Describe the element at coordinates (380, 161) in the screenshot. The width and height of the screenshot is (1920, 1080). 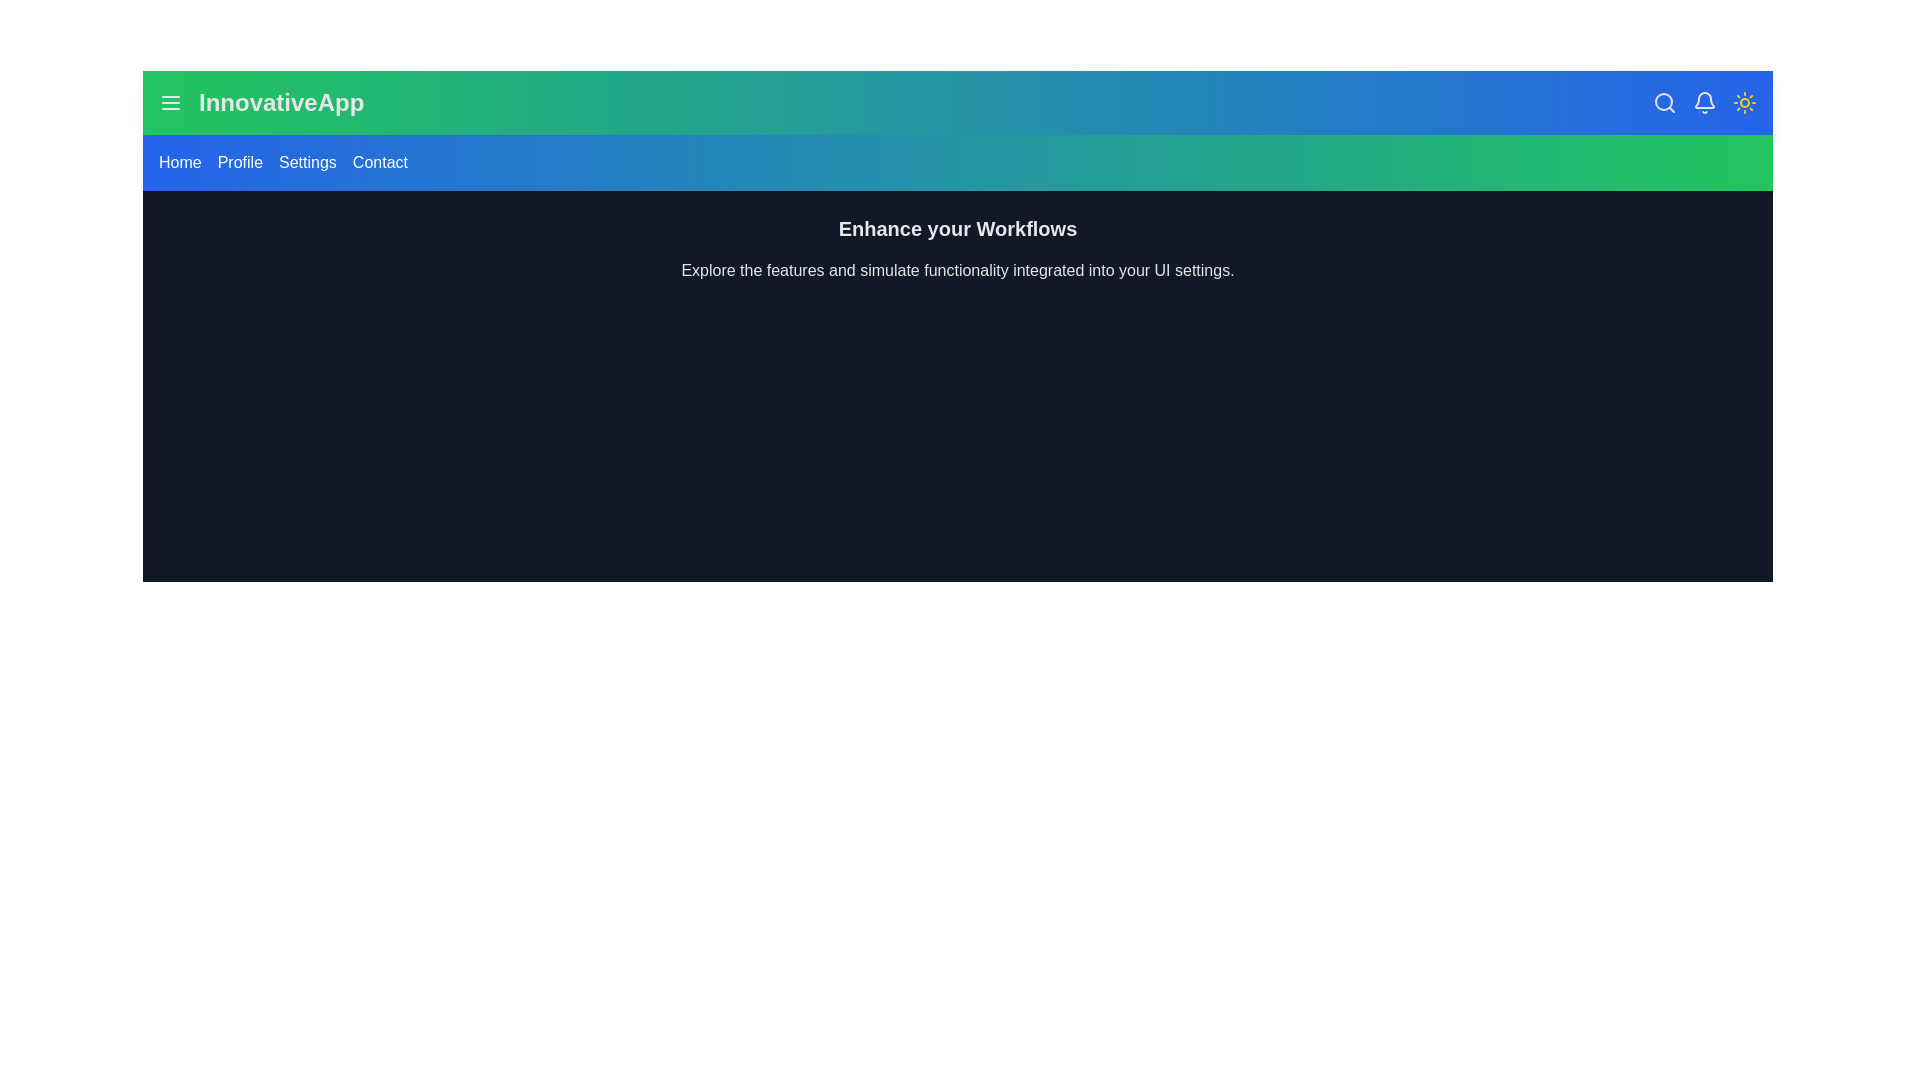
I see `the navigation link Contact to observe its hover effect` at that location.